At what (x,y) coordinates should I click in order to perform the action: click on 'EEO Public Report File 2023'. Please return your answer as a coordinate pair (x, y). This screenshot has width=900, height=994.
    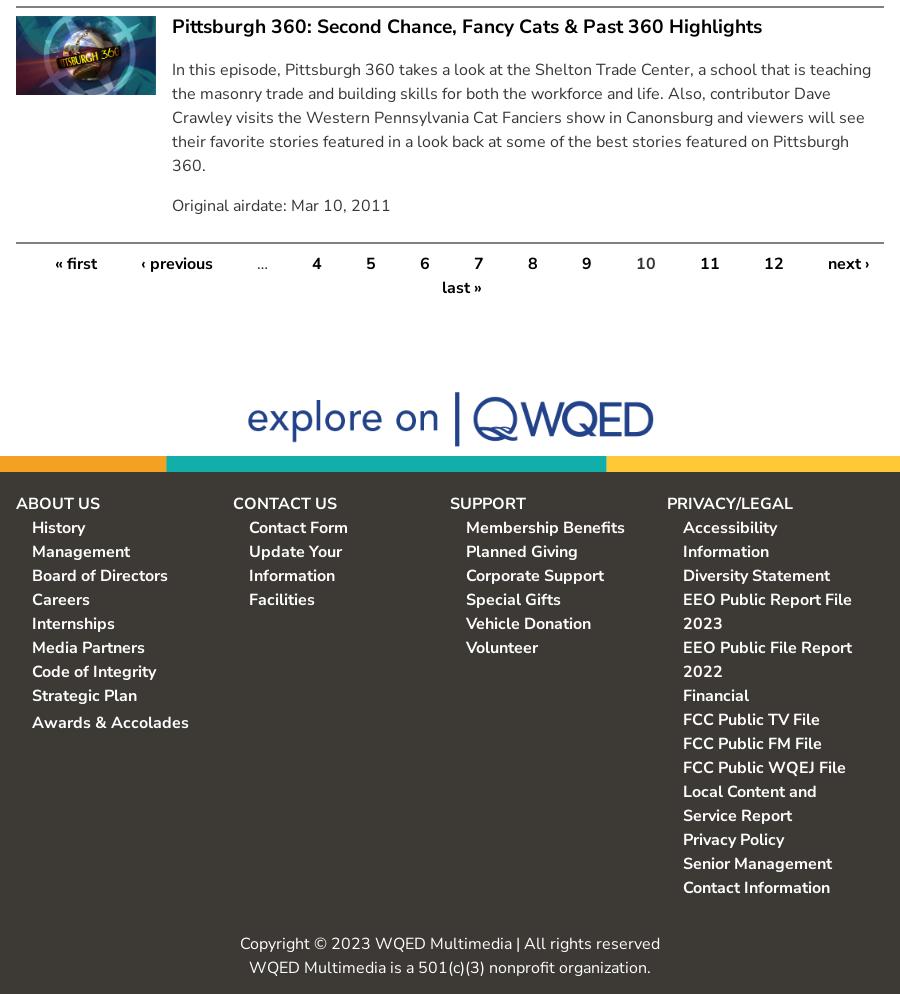
    Looking at the image, I should click on (682, 610).